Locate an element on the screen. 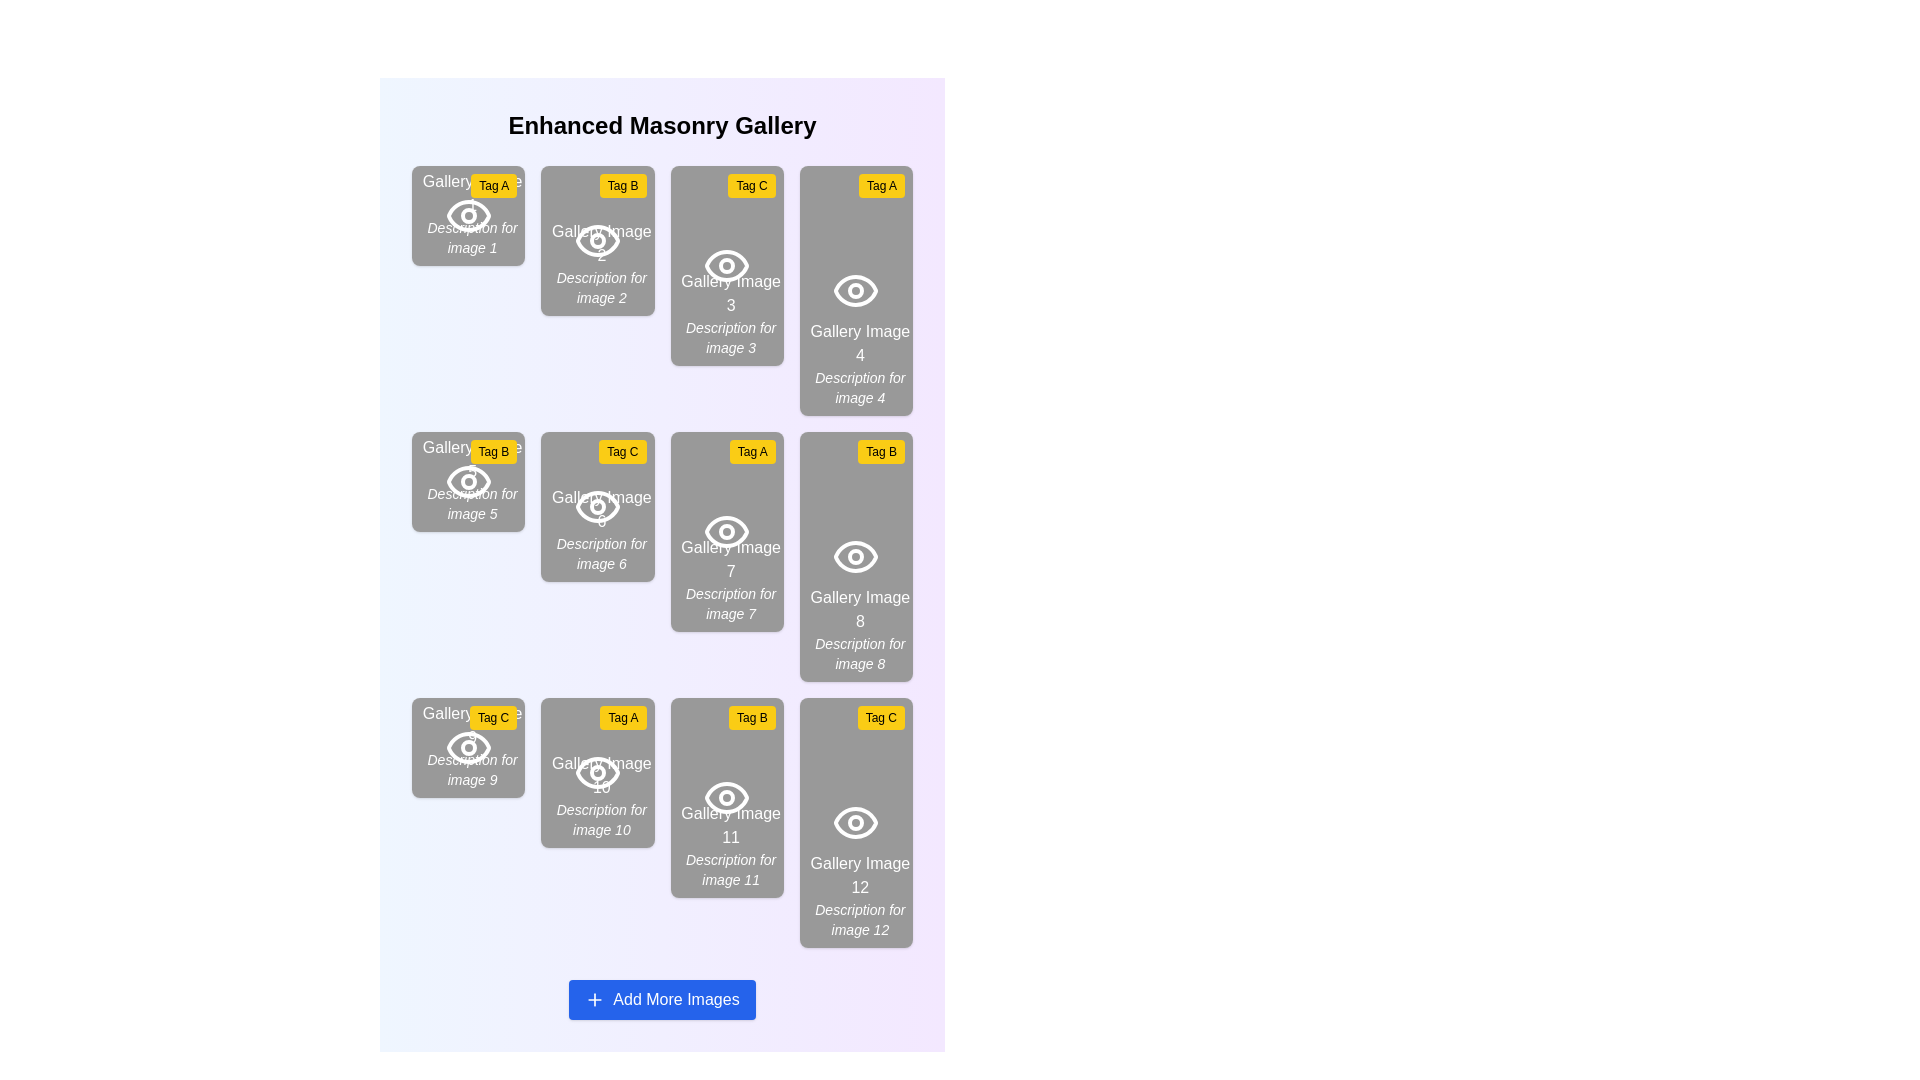 This screenshot has height=1080, width=1920. the icon in the center of the gallery card labeled 'Gallery Image 7', which is located beneath the text 'Description for image 7' and within the card containing the 'Tag A' label at the top-right corner is located at coordinates (726, 531).